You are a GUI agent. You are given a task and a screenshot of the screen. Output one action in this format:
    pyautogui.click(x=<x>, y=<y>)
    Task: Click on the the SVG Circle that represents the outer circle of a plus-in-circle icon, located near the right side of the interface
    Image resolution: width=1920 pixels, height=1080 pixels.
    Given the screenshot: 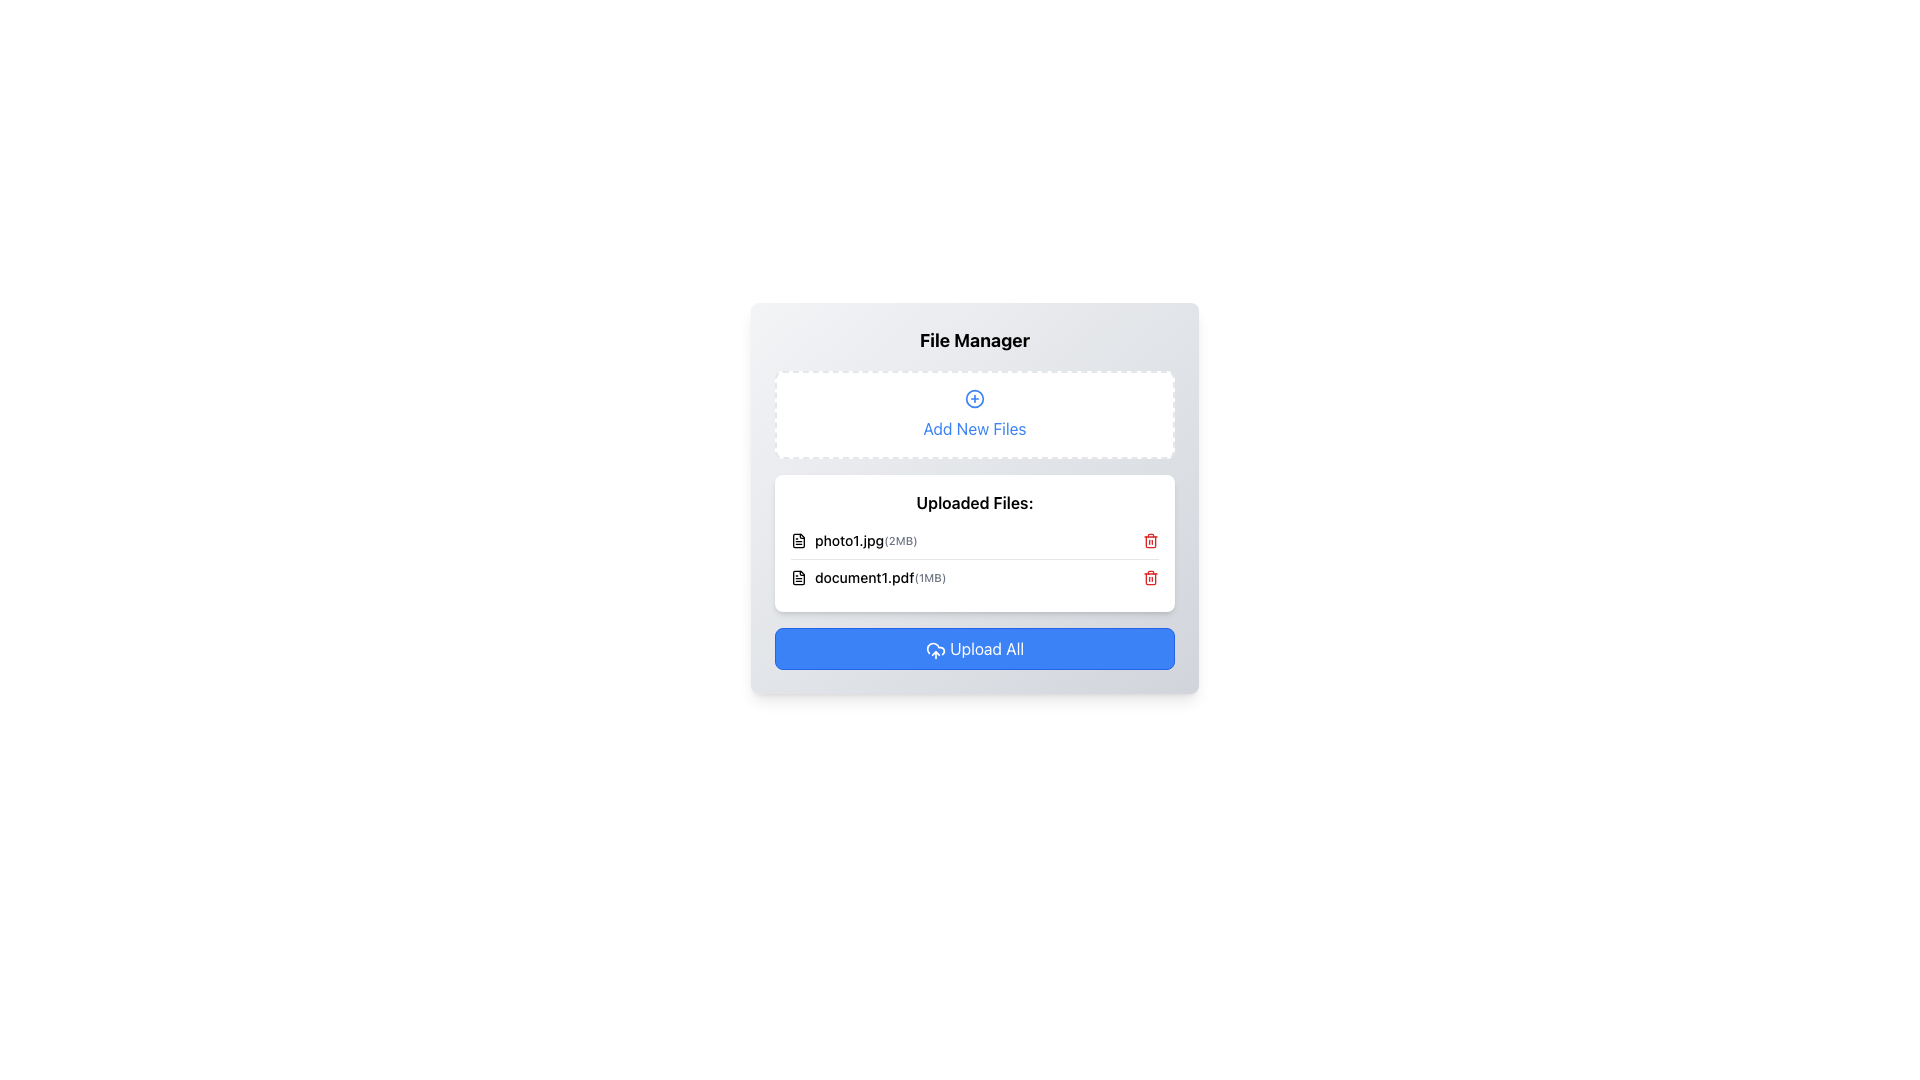 What is the action you would take?
    pyautogui.click(x=974, y=398)
    